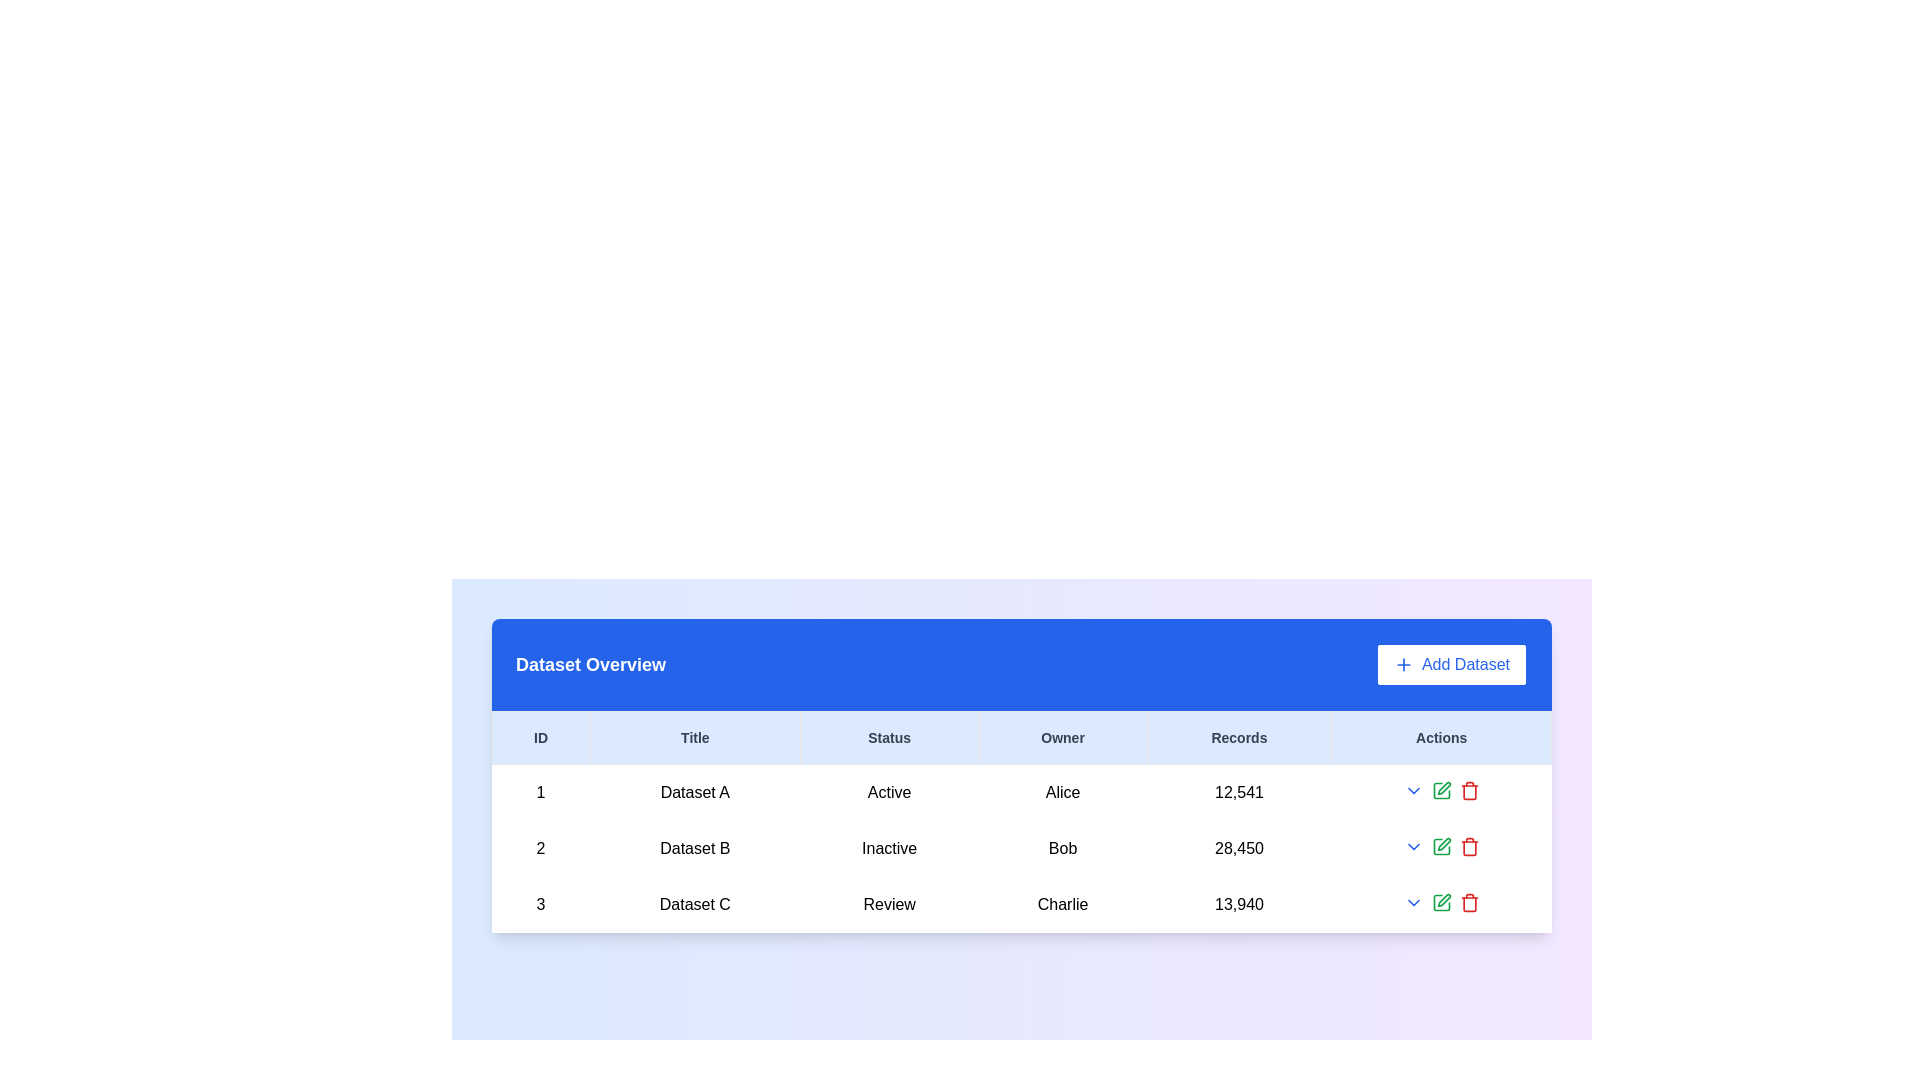  What do you see at coordinates (1444, 787) in the screenshot?
I see `the edit button icon in the 'Actions' column for 'Dataset A'` at bounding box center [1444, 787].